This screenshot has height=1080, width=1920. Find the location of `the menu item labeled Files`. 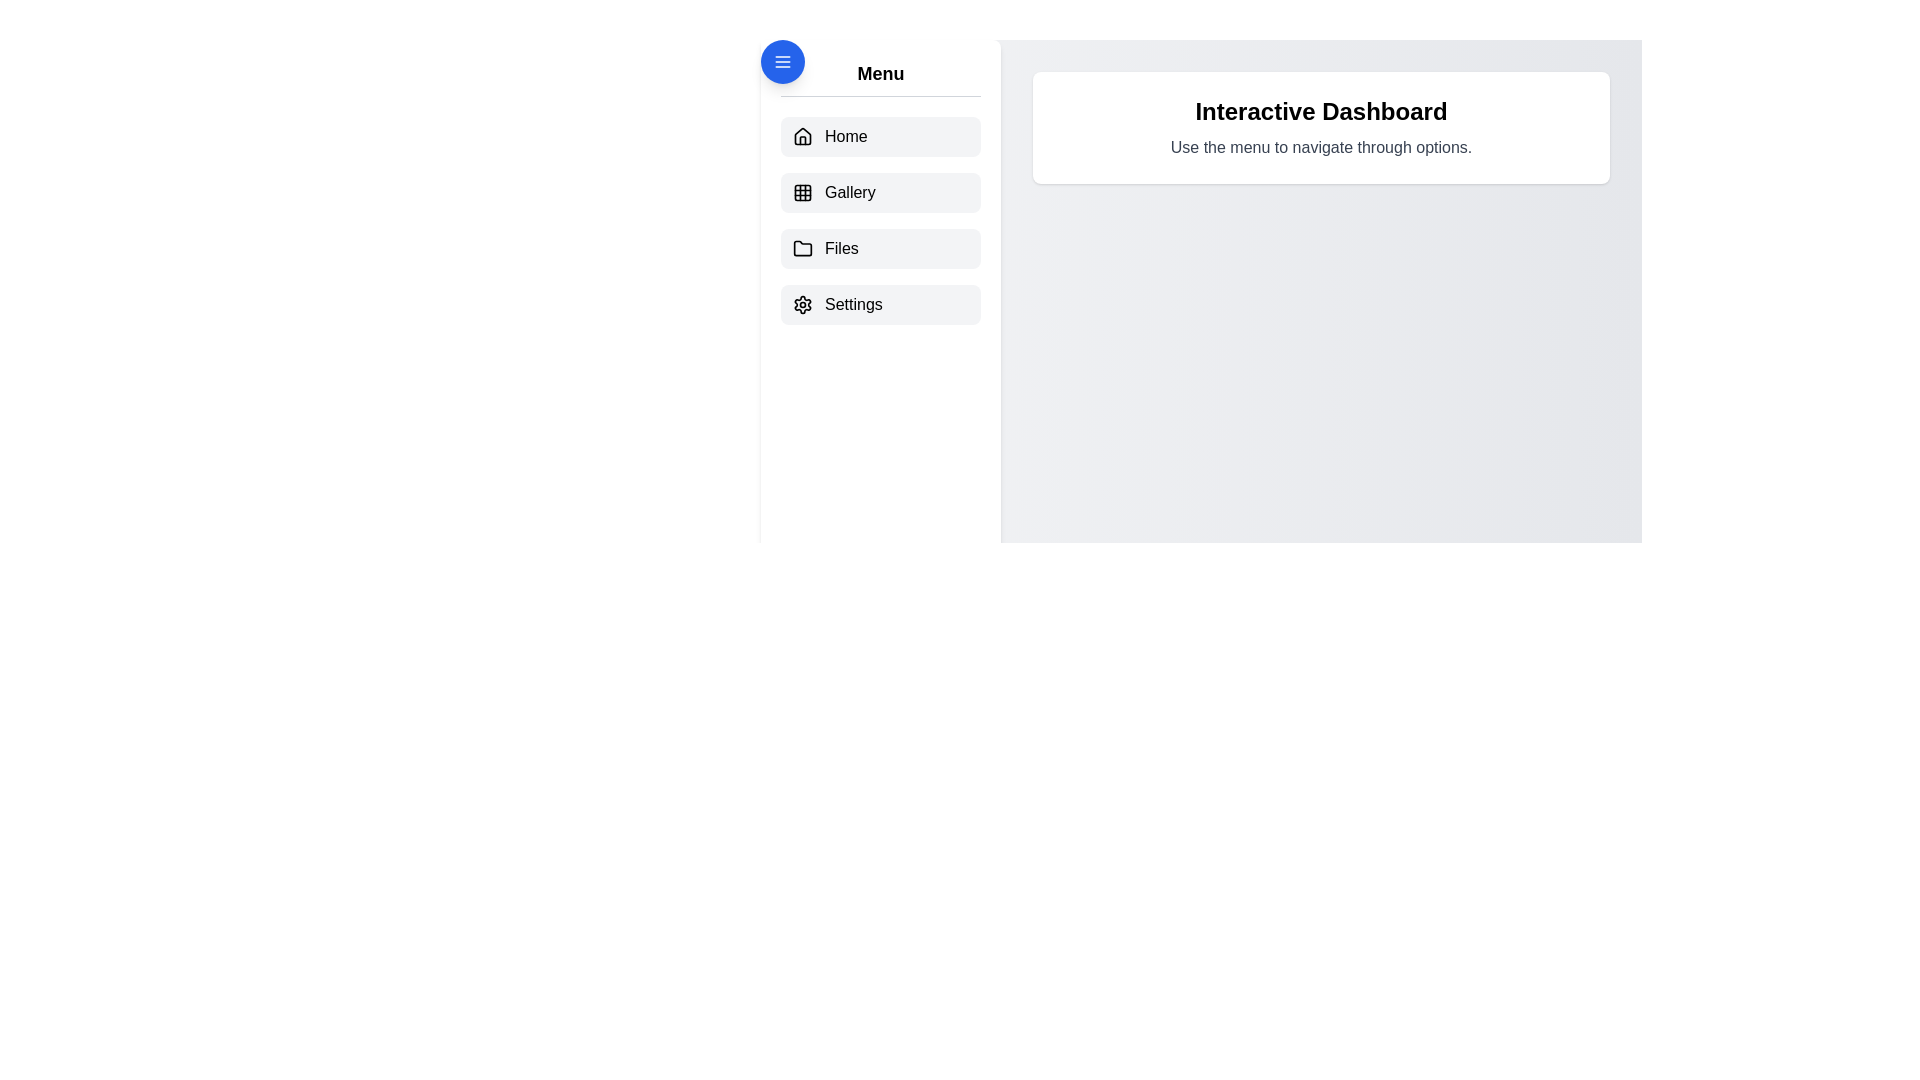

the menu item labeled Files is located at coordinates (880, 248).